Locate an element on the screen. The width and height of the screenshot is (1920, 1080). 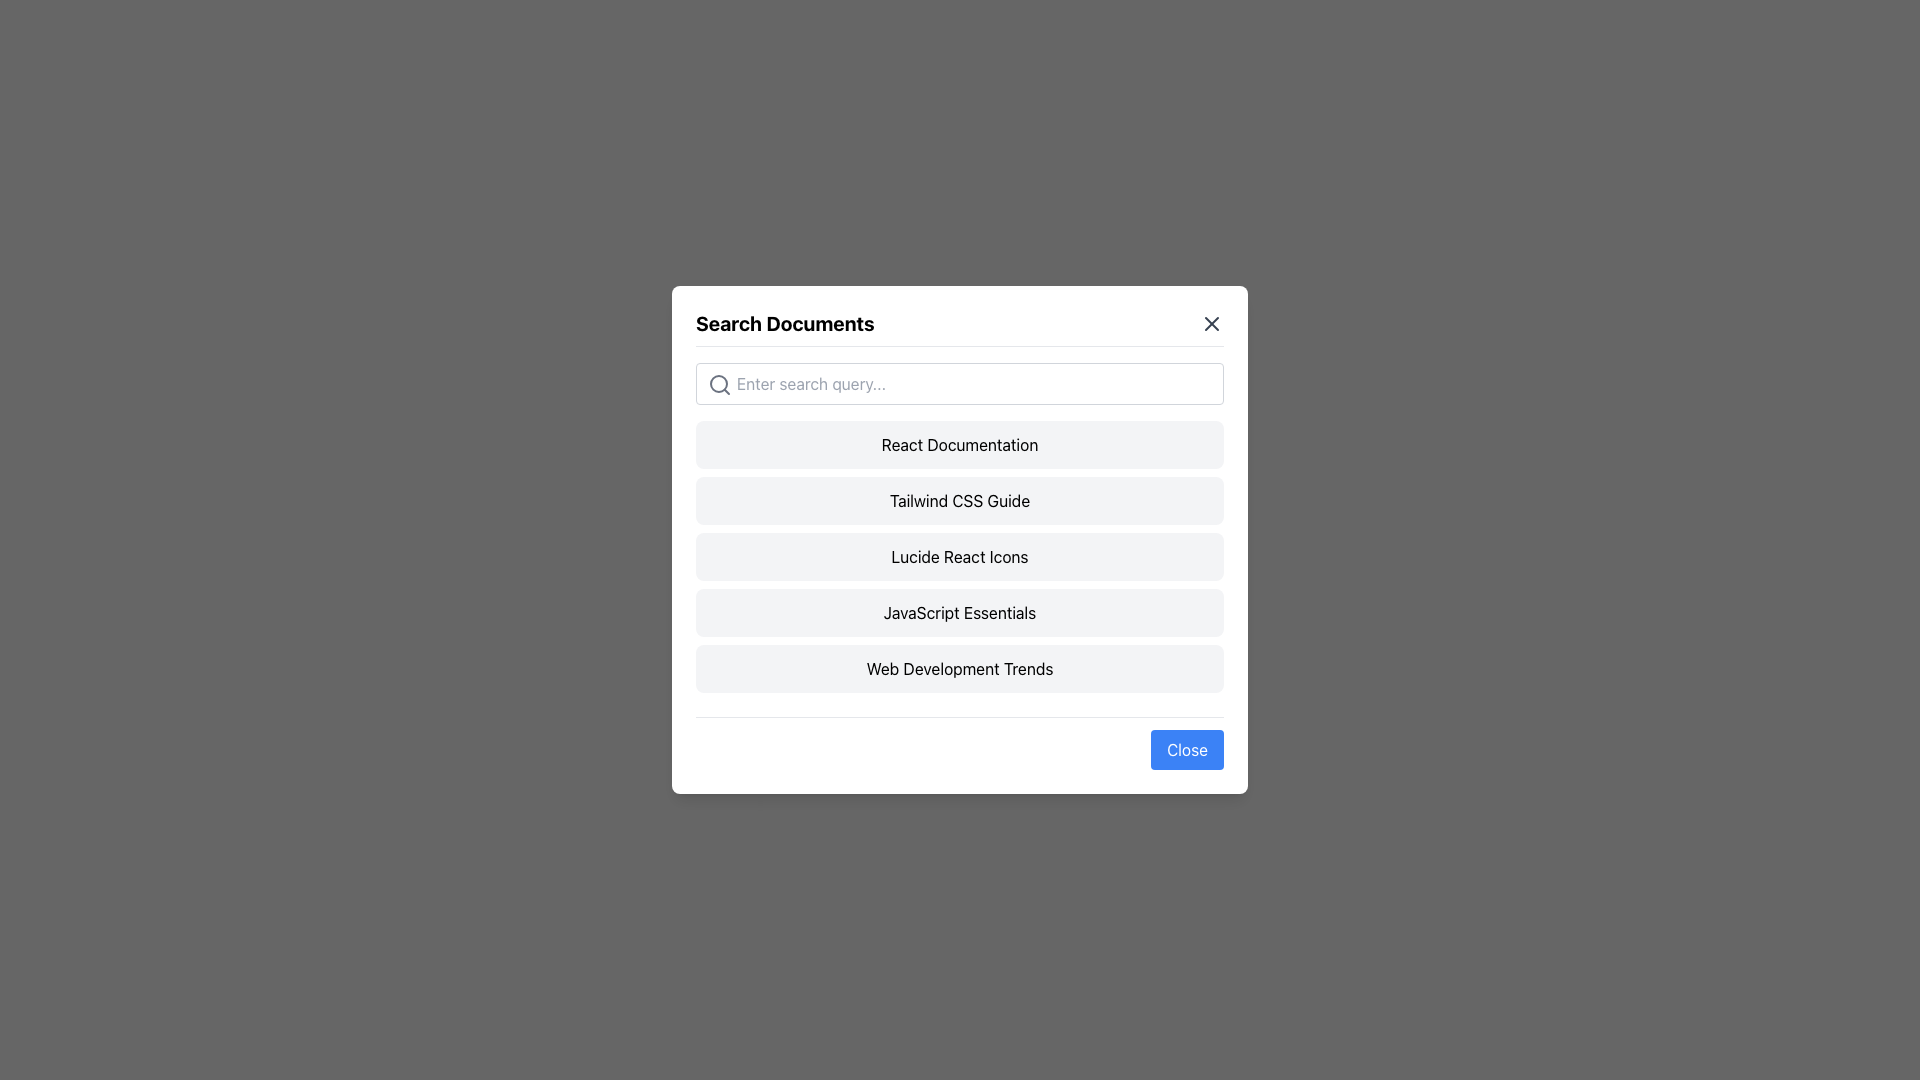
SVG structure of the close icon located in the top-right corner of the 'Search Documents' modal dialog is located at coordinates (1210, 323).